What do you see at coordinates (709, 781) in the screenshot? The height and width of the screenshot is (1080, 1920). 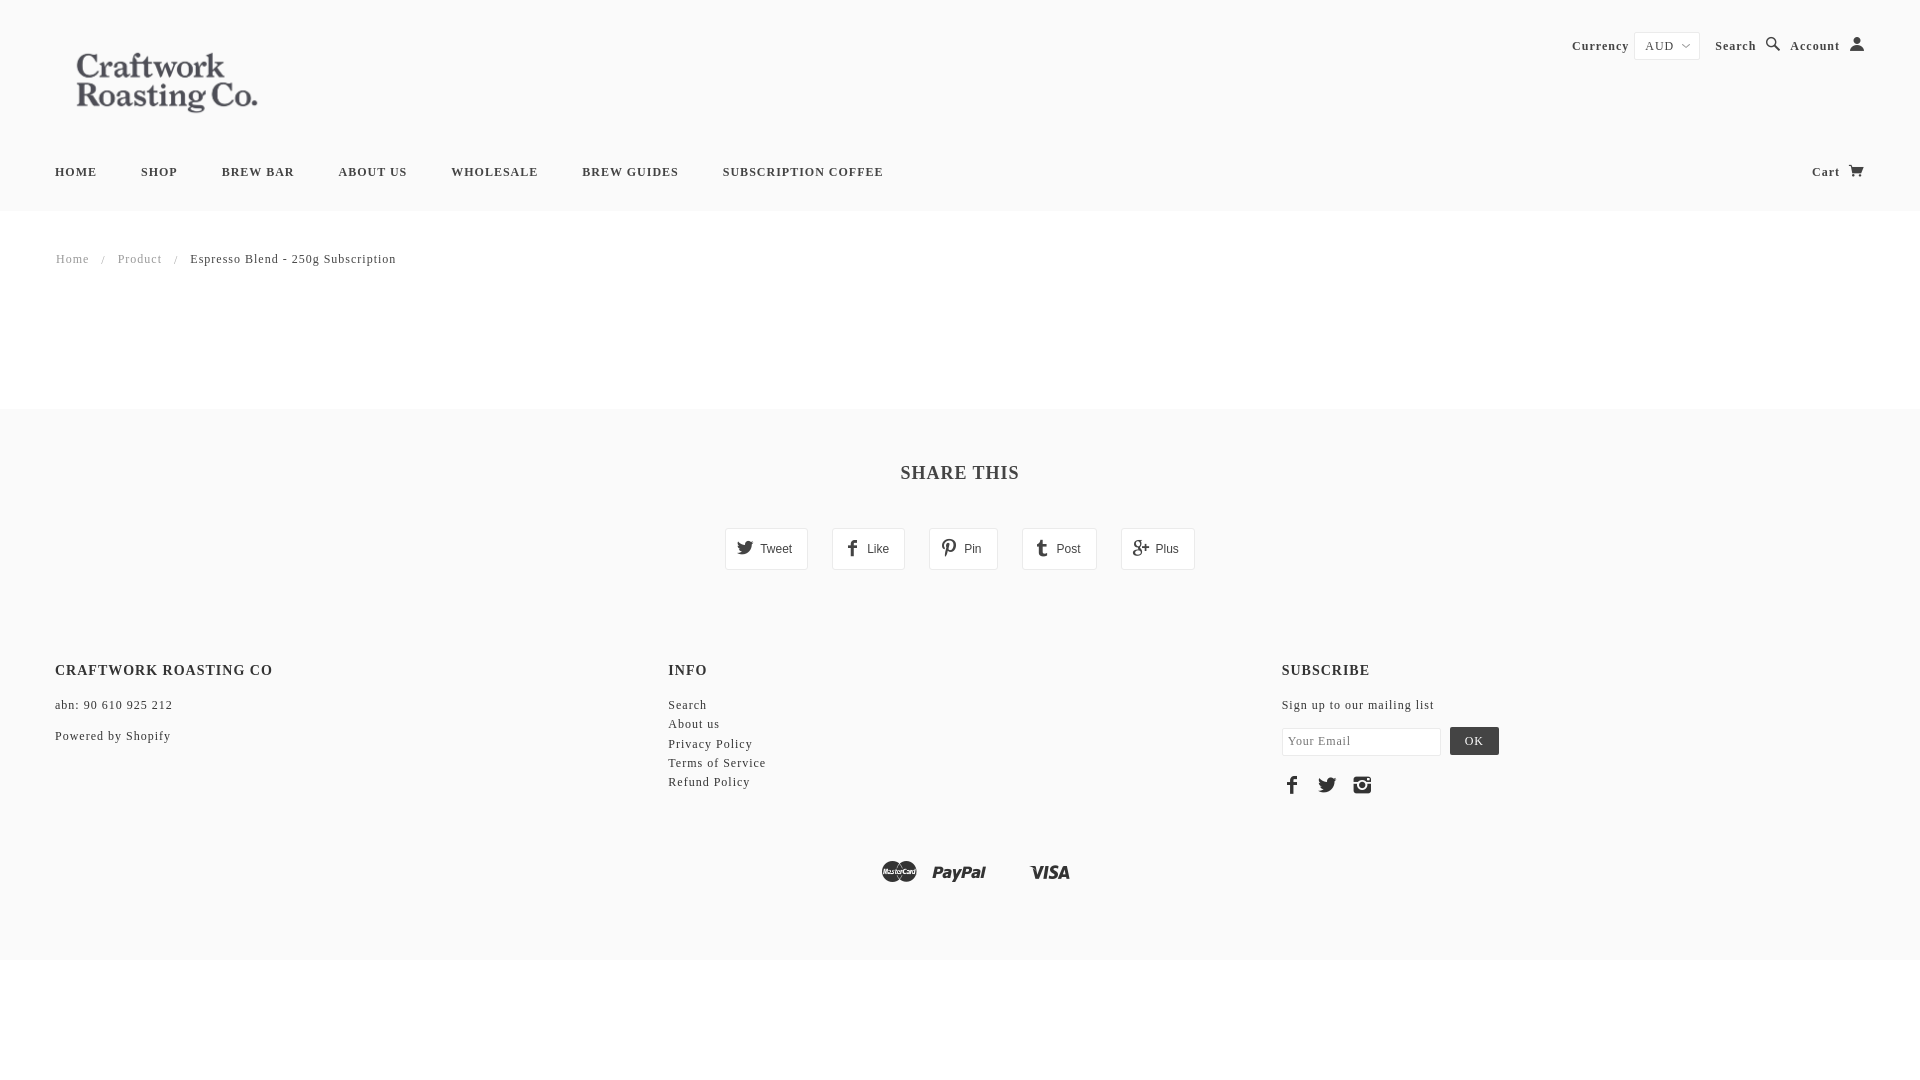 I see `'Refund Policy'` at bounding box center [709, 781].